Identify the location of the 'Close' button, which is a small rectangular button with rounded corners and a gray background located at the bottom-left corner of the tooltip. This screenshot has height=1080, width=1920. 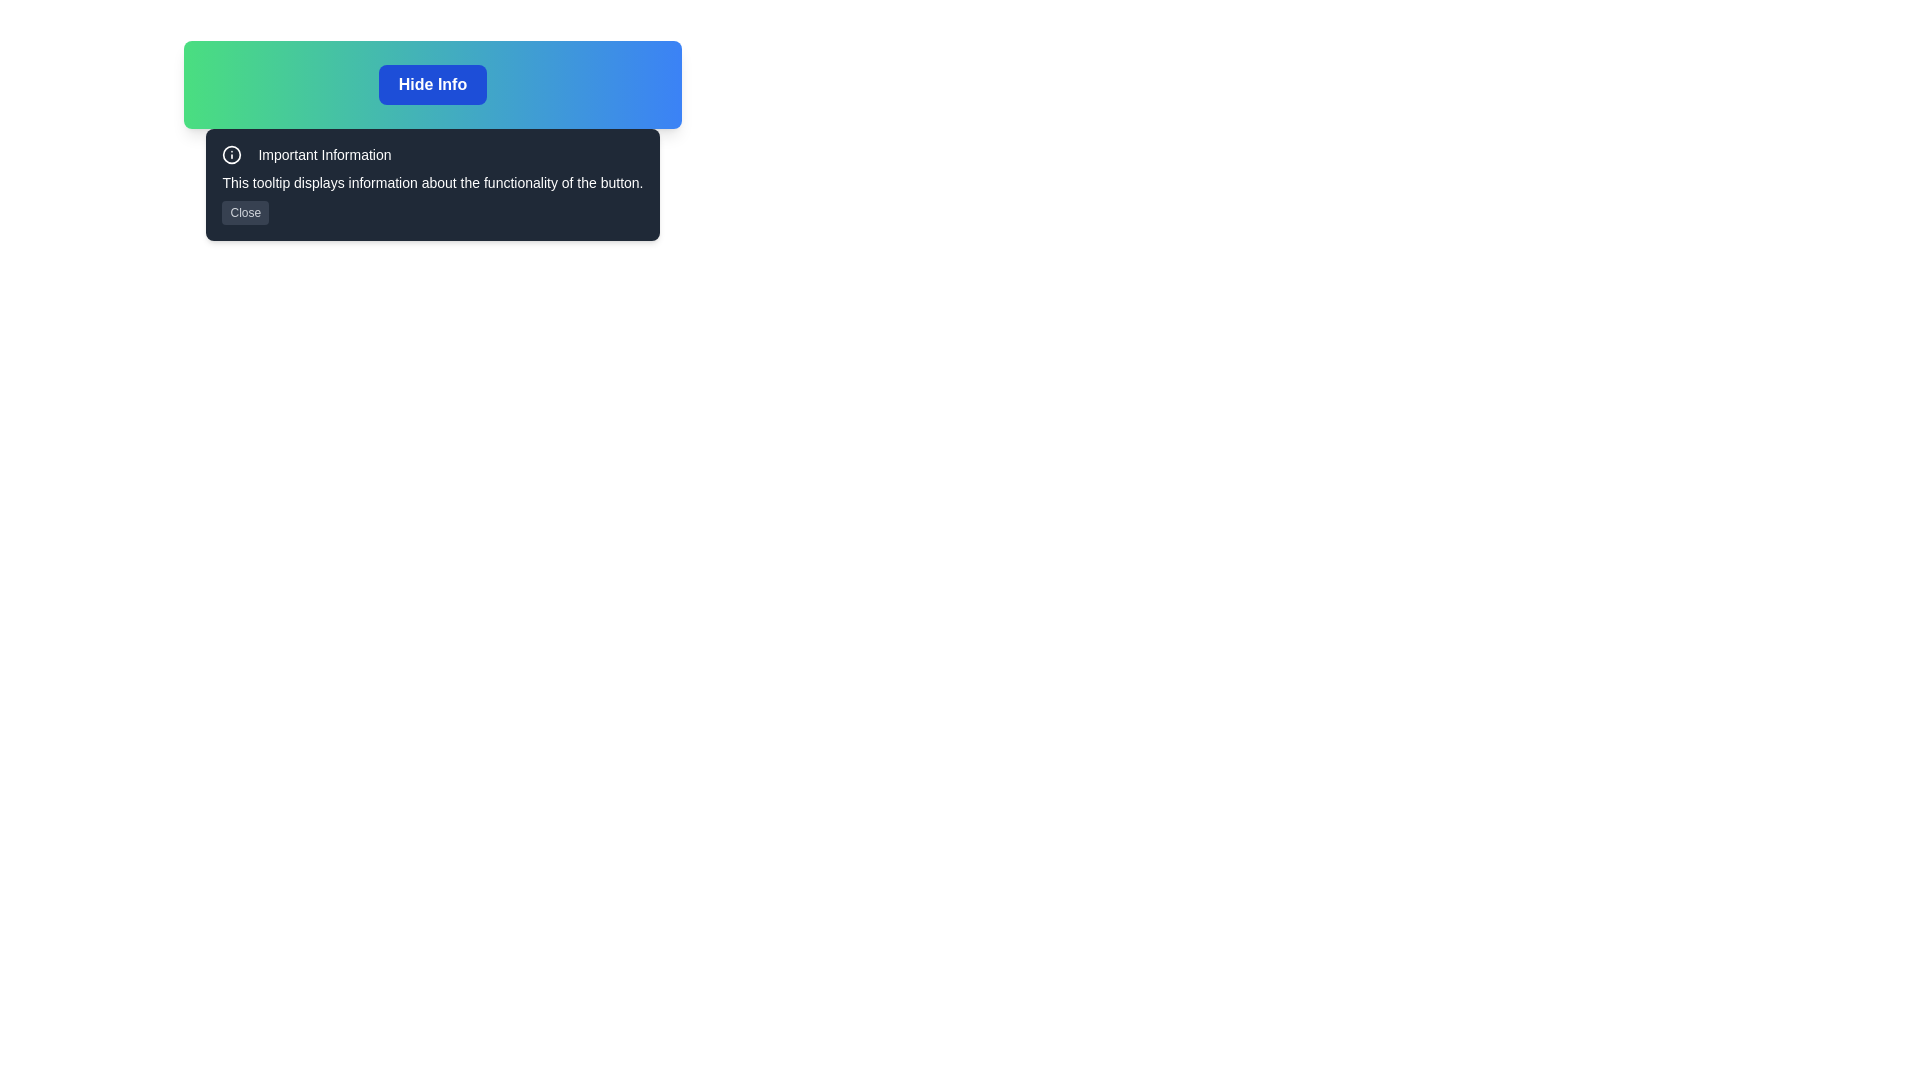
(244, 212).